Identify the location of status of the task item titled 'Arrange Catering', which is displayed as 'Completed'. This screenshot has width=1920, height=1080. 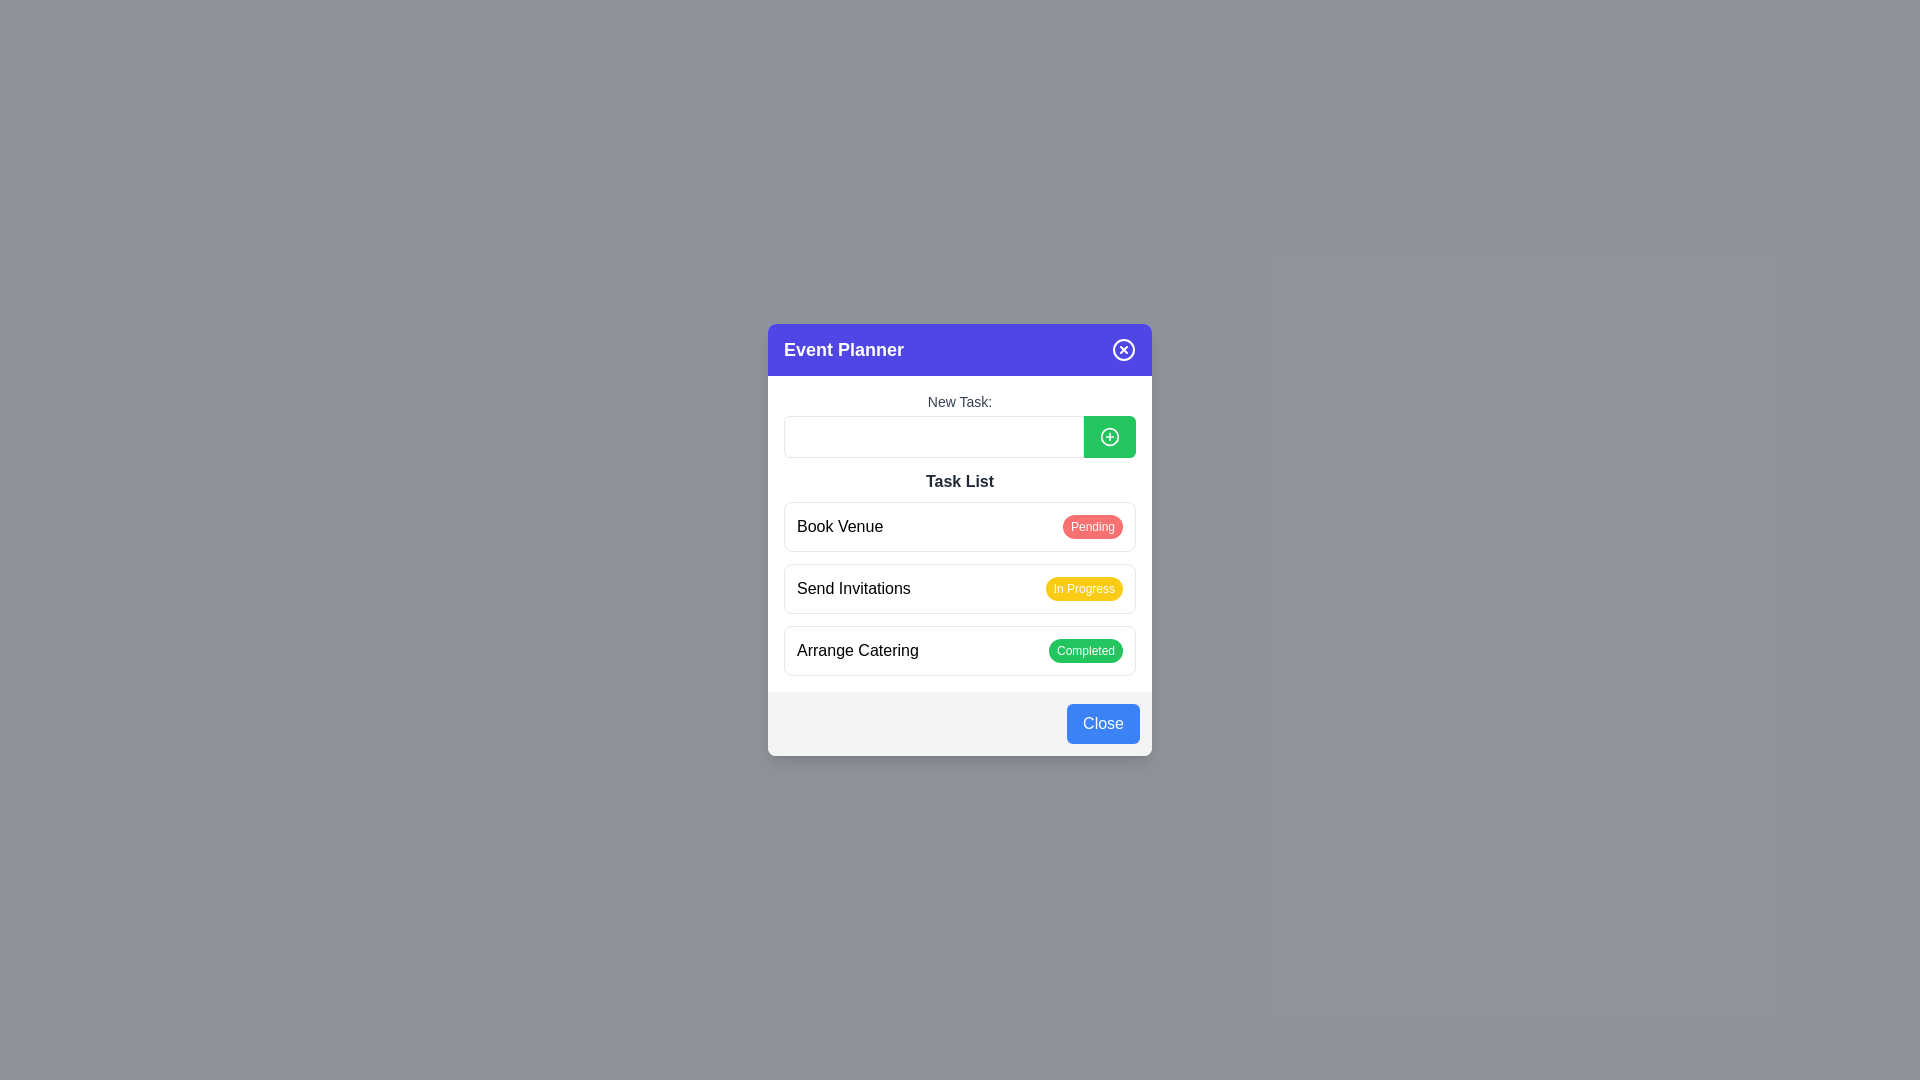
(960, 651).